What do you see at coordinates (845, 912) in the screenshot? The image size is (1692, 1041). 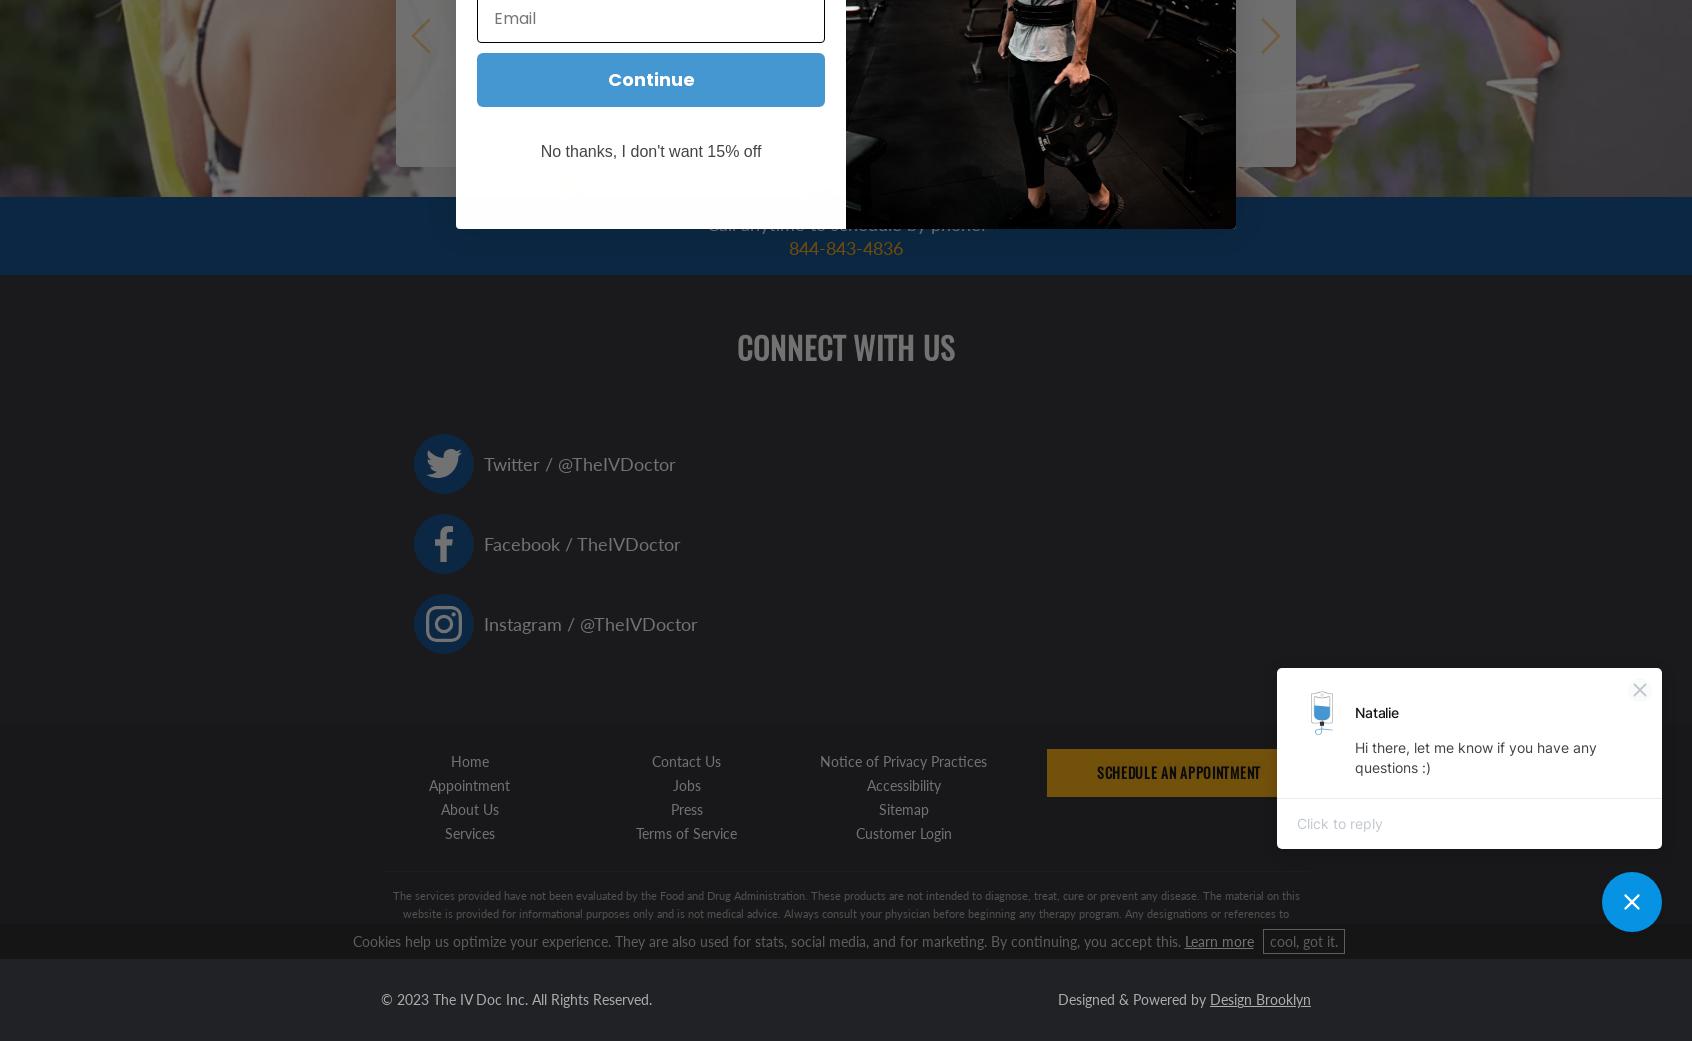 I see `'The services provided have not been evaluated by the Food and Drug Administration. These products are not intended to diagnose, treat, cure or prevent any disease. The material on this website is provided for informational purposes only and is not medical advice. Always consult your physician before beginning any therapy program. Any designations or references to therapies are for marketing purposes only and do not represent actual products.'` at bounding box center [845, 912].